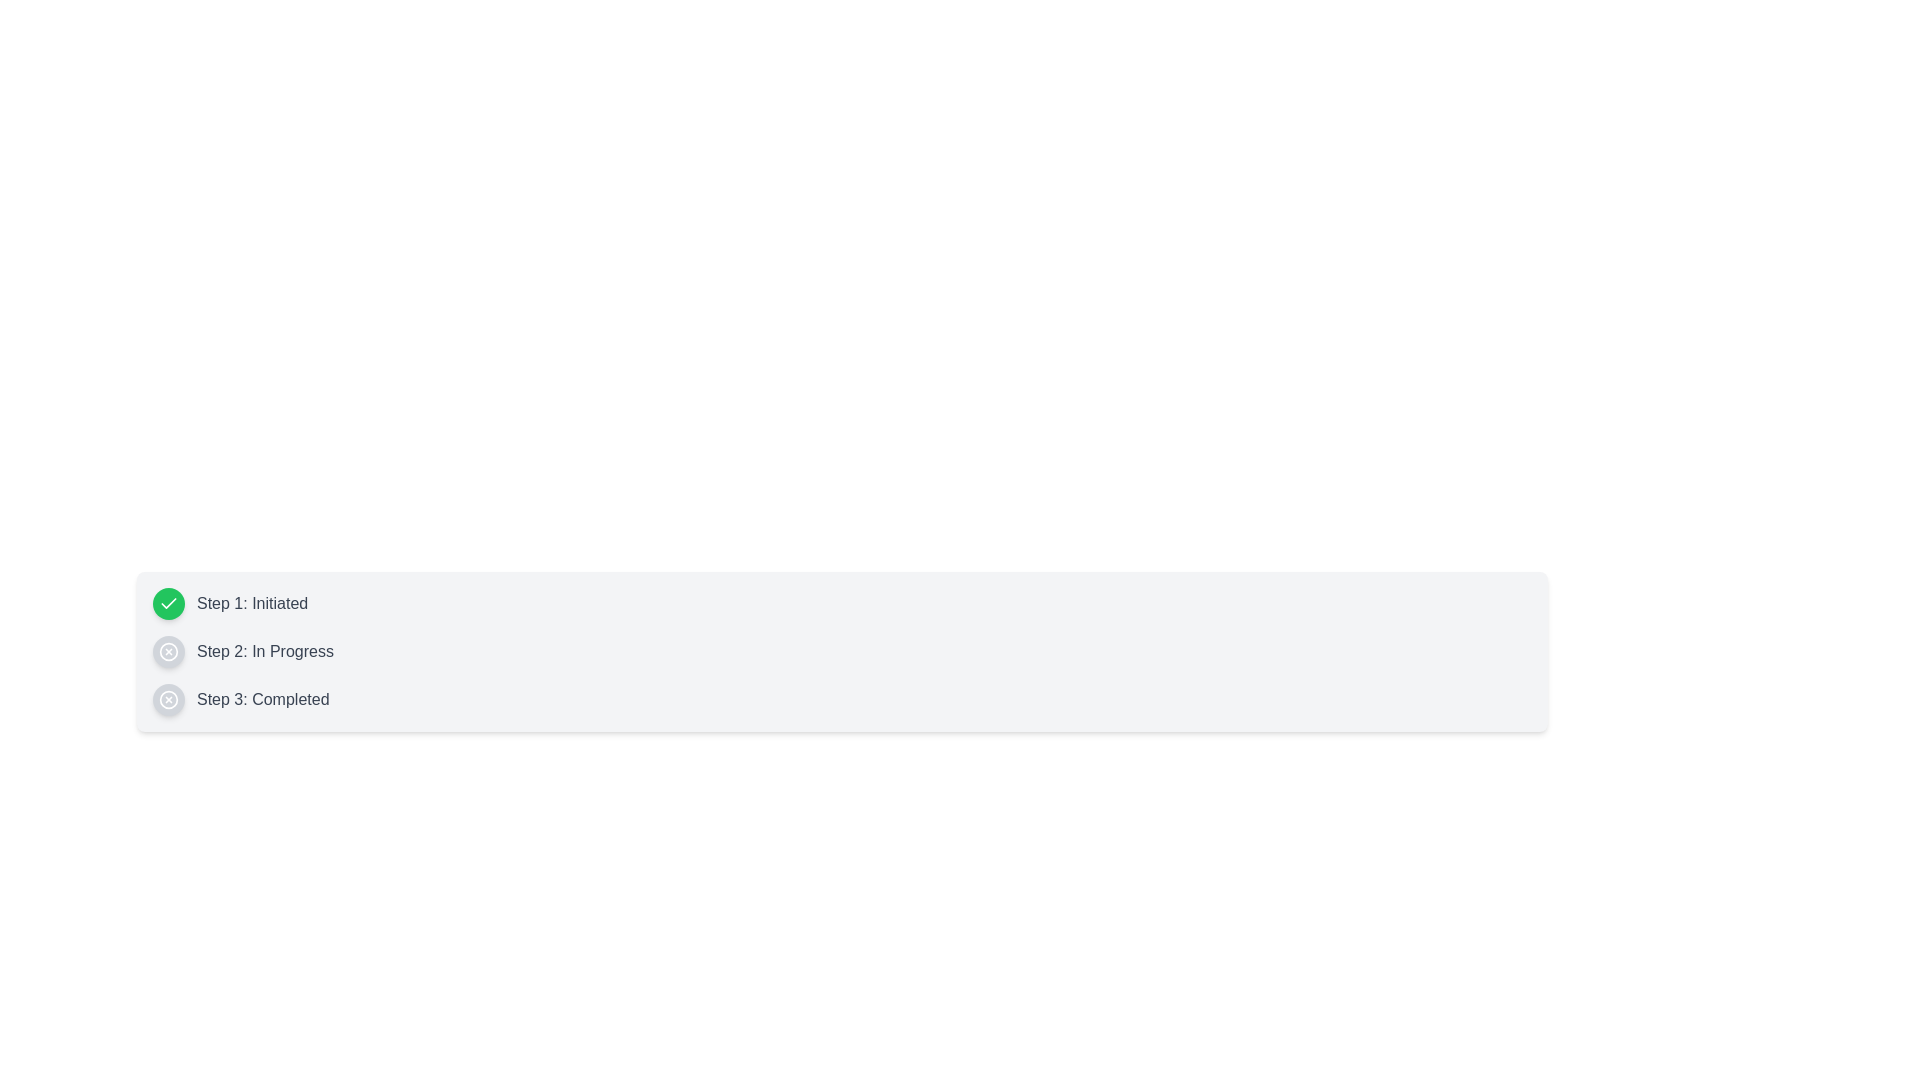 The width and height of the screenshot is (1920, 1080). I want to click on the icon located on the right side of the 'Step 3: Completed' item in the step list, so click(168, 698).